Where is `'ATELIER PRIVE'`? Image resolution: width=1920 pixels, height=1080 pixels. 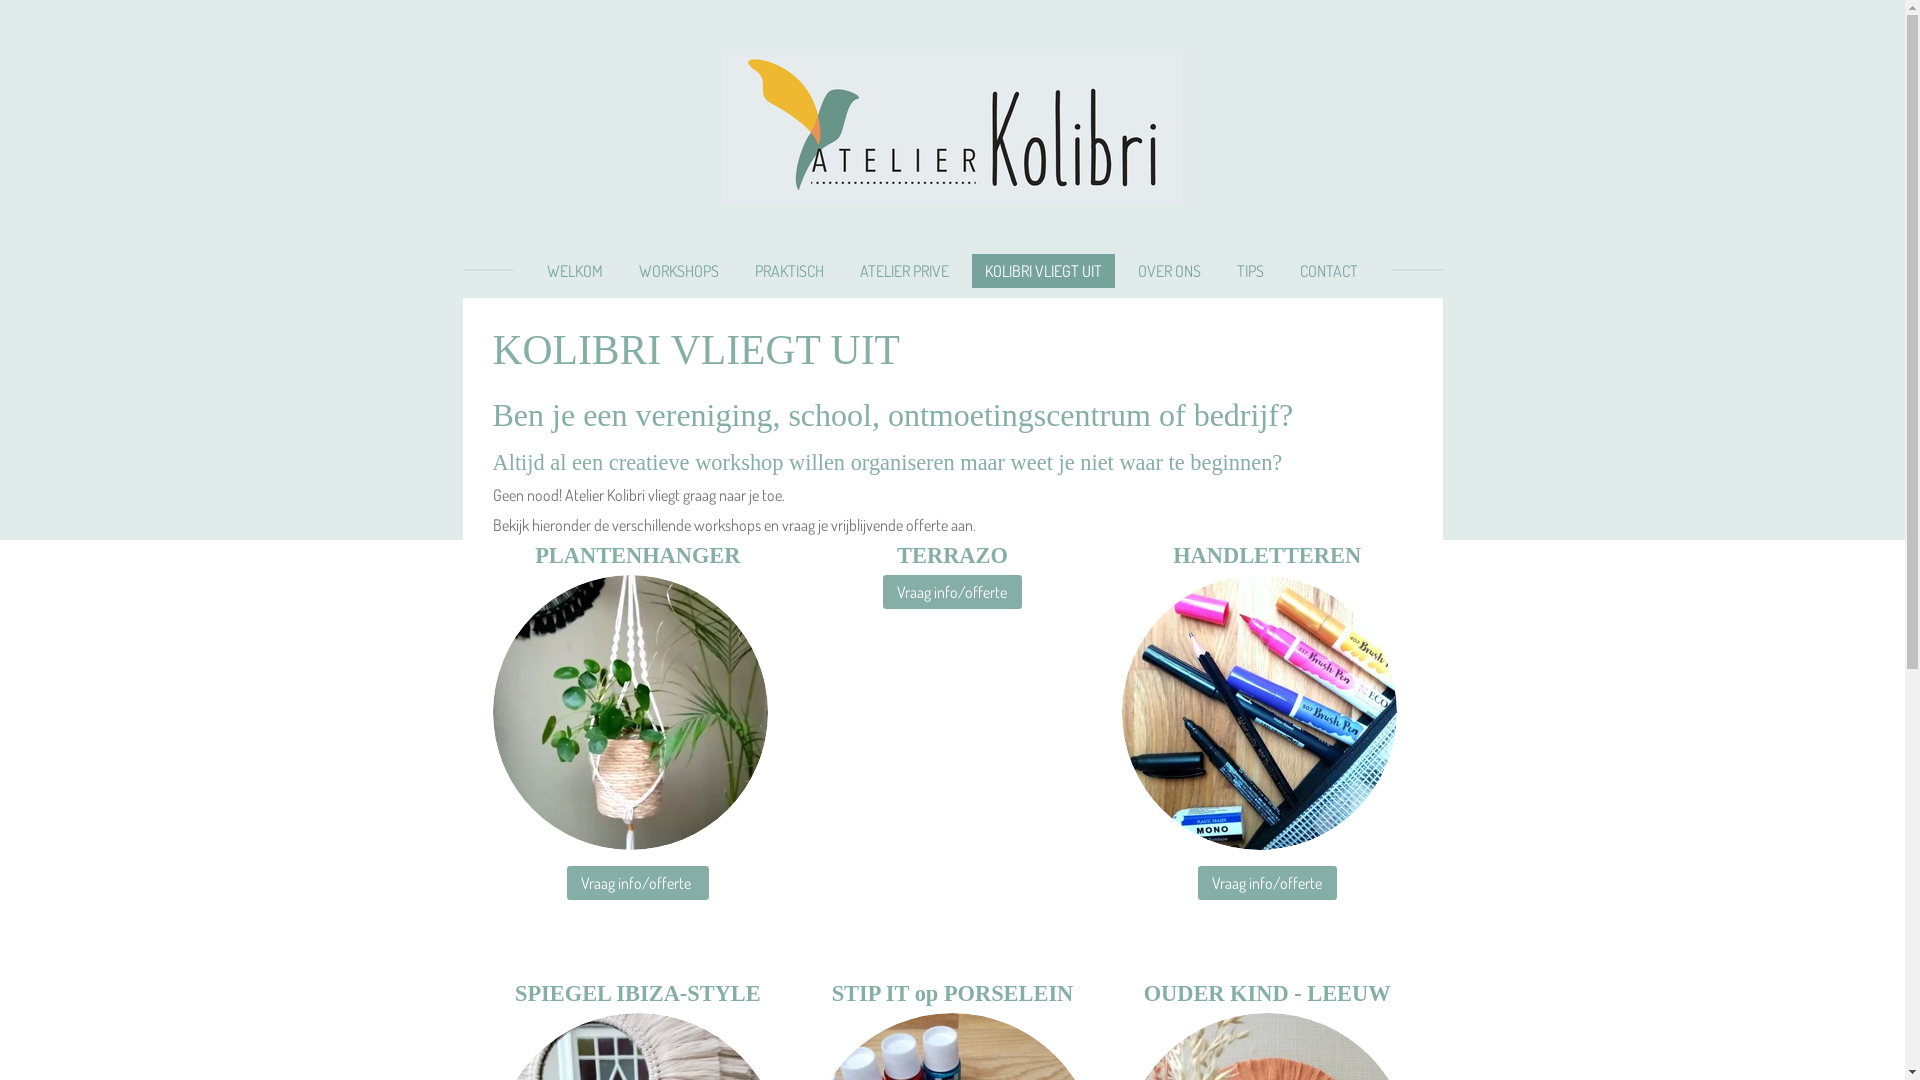
'ATELIER PRIVE' is located at coordinates (903, 270).